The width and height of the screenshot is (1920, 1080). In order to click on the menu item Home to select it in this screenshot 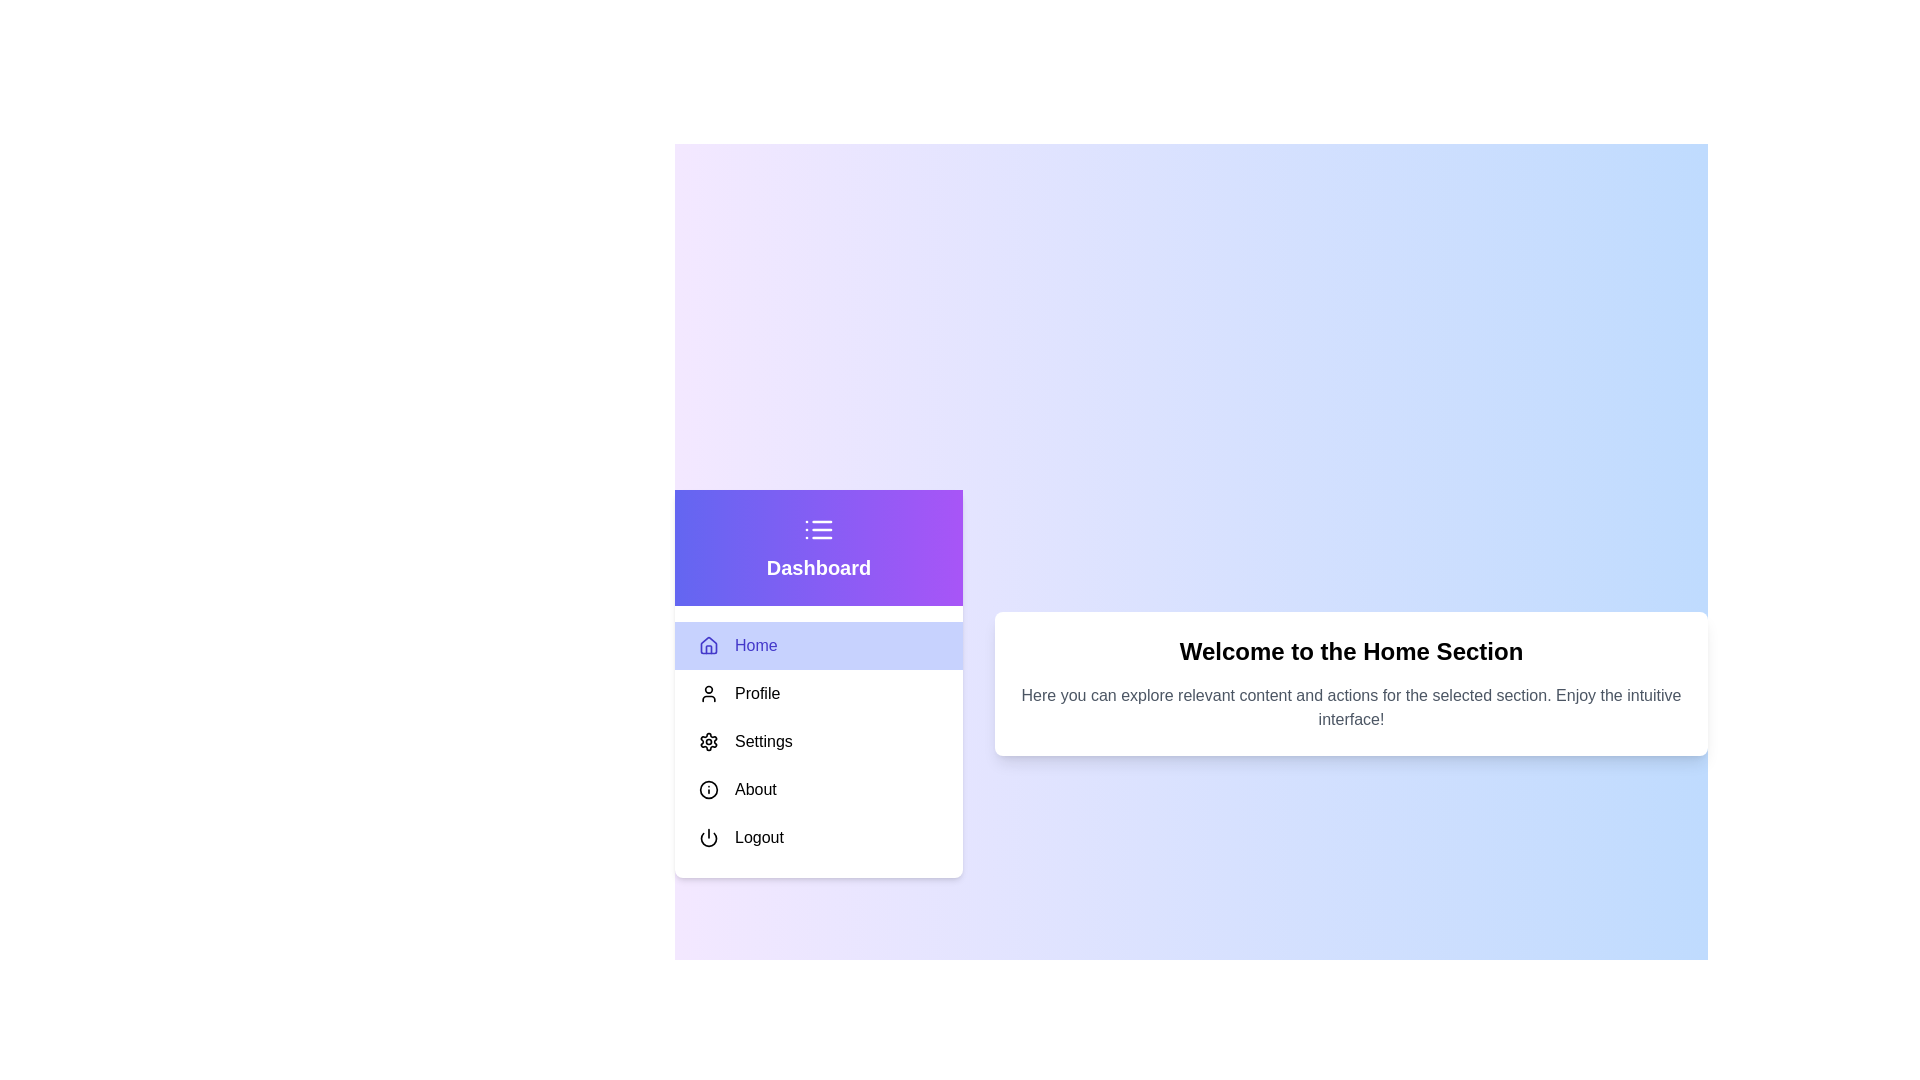, I will do `click(819, 645)`.